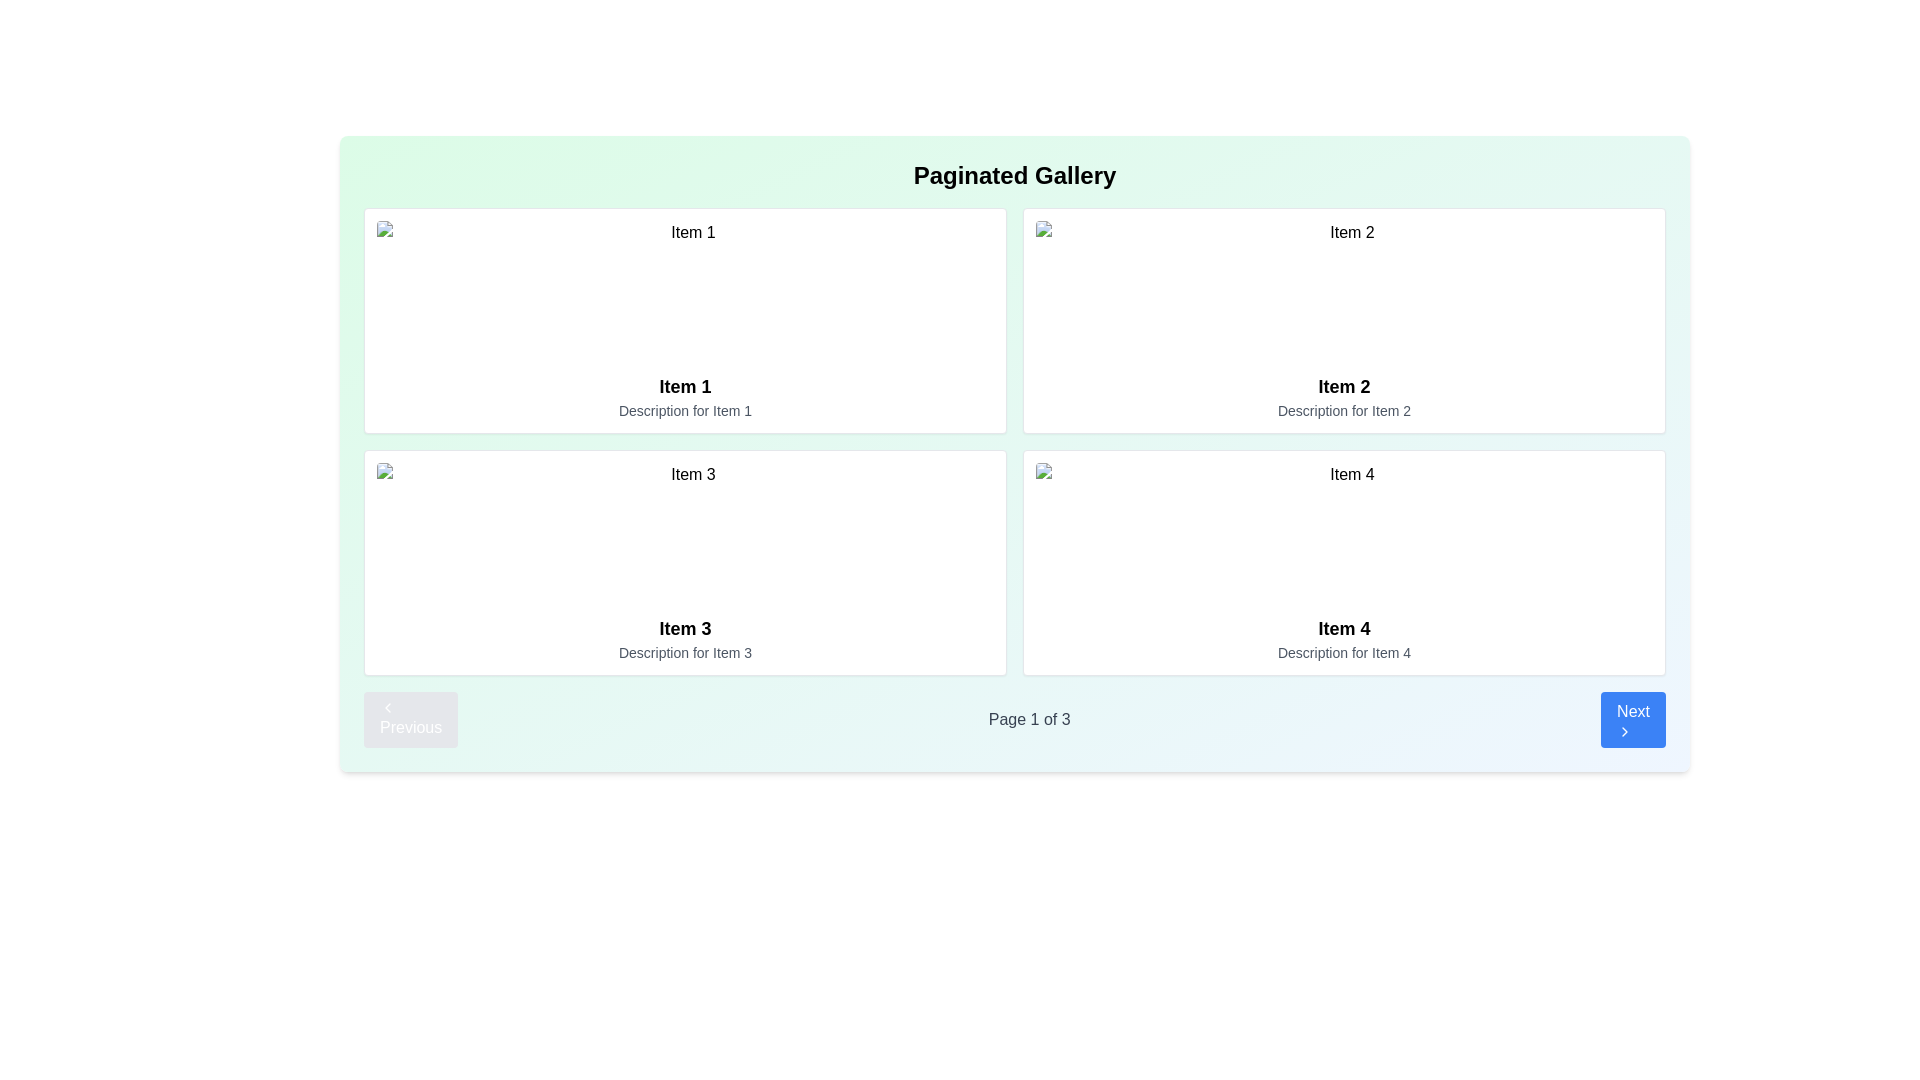 This screenshot has height=1080, width=1920. I want to click on the vibrant blue 'Next' button with white text and an arrow icon, so click(1633, 720).